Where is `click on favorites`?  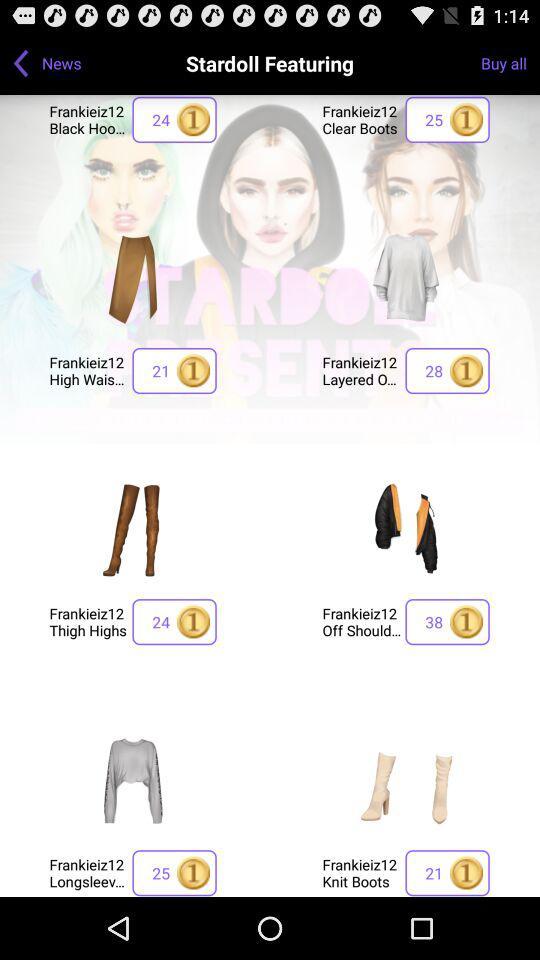
click on favorites is located at coordinates (405, 528).